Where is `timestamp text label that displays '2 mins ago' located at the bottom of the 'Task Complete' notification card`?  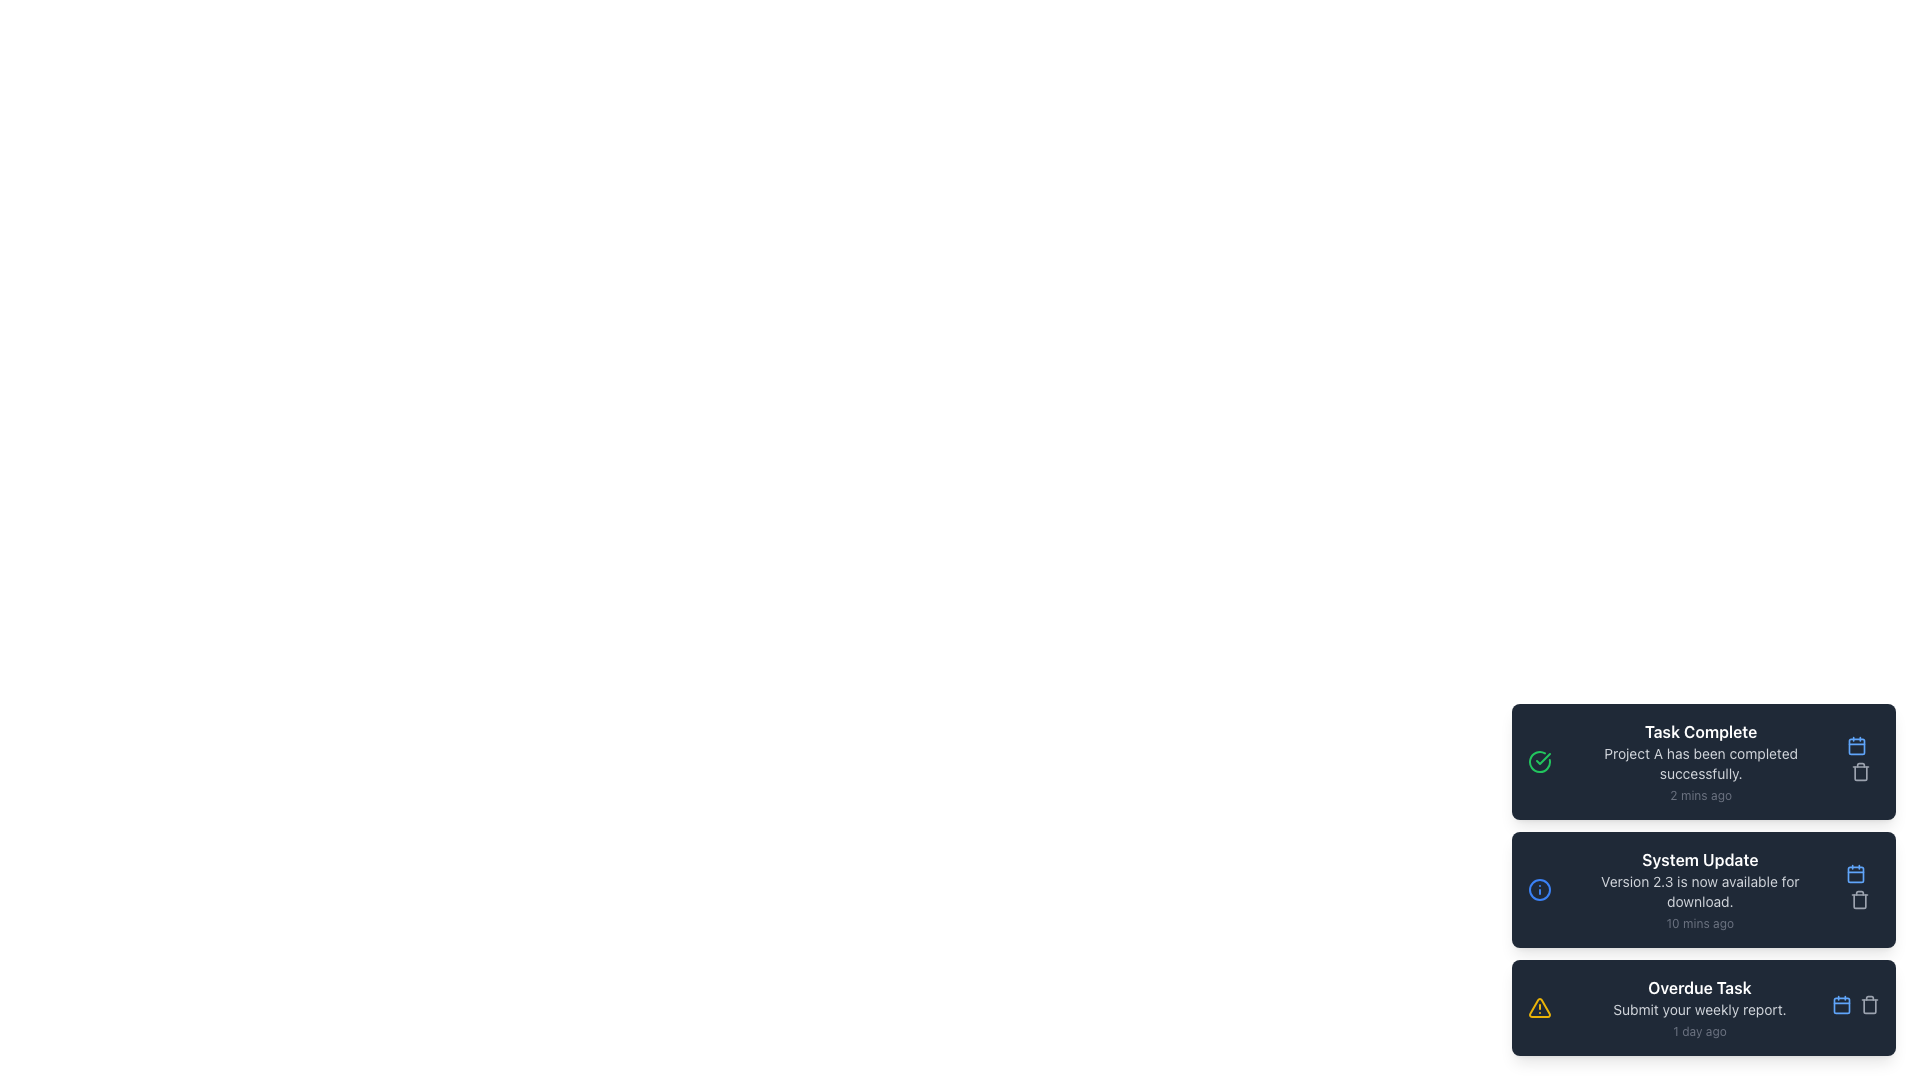
timestamp text label that displays '2 mins ago' located at the bottom of the 'Task Complete' notification card is located at coordinates (1700, 794).